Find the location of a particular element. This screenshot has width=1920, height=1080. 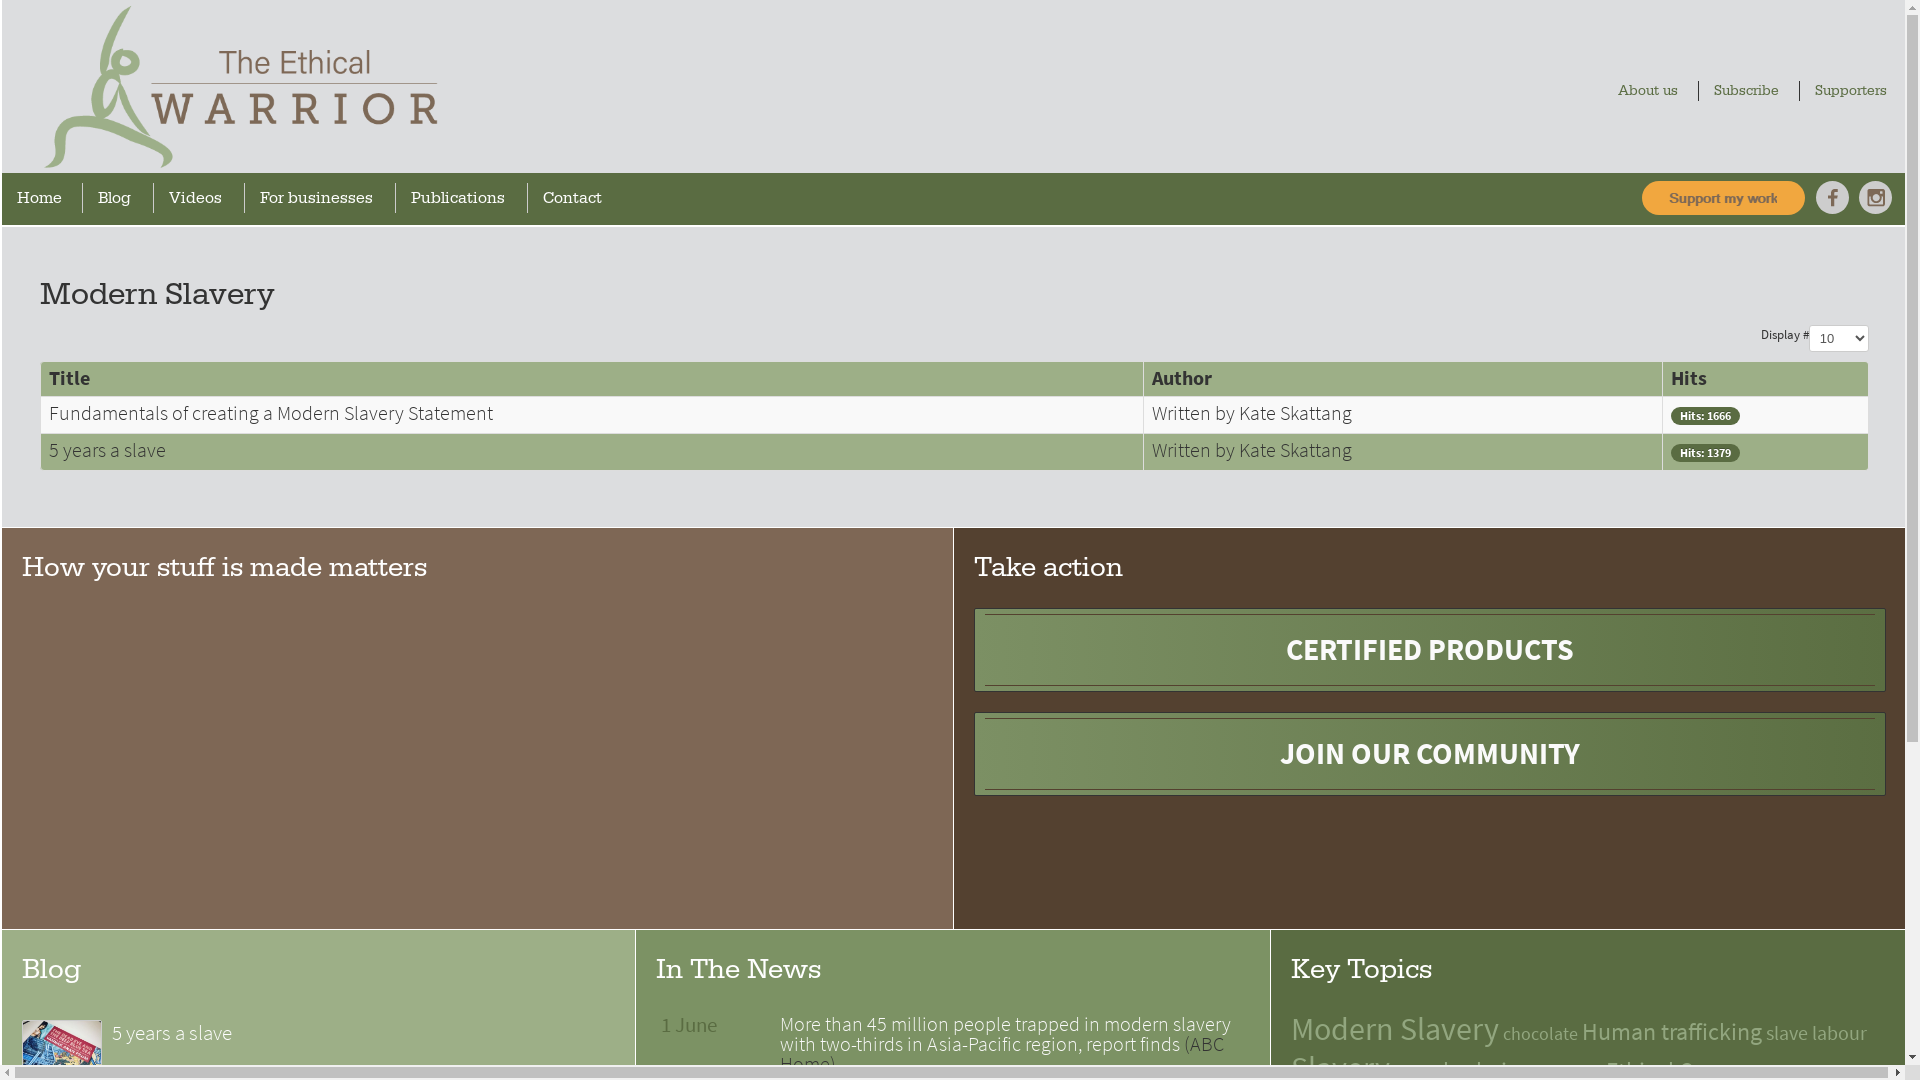

'Modern Slavery' is located at coordinates (1394, 1028).